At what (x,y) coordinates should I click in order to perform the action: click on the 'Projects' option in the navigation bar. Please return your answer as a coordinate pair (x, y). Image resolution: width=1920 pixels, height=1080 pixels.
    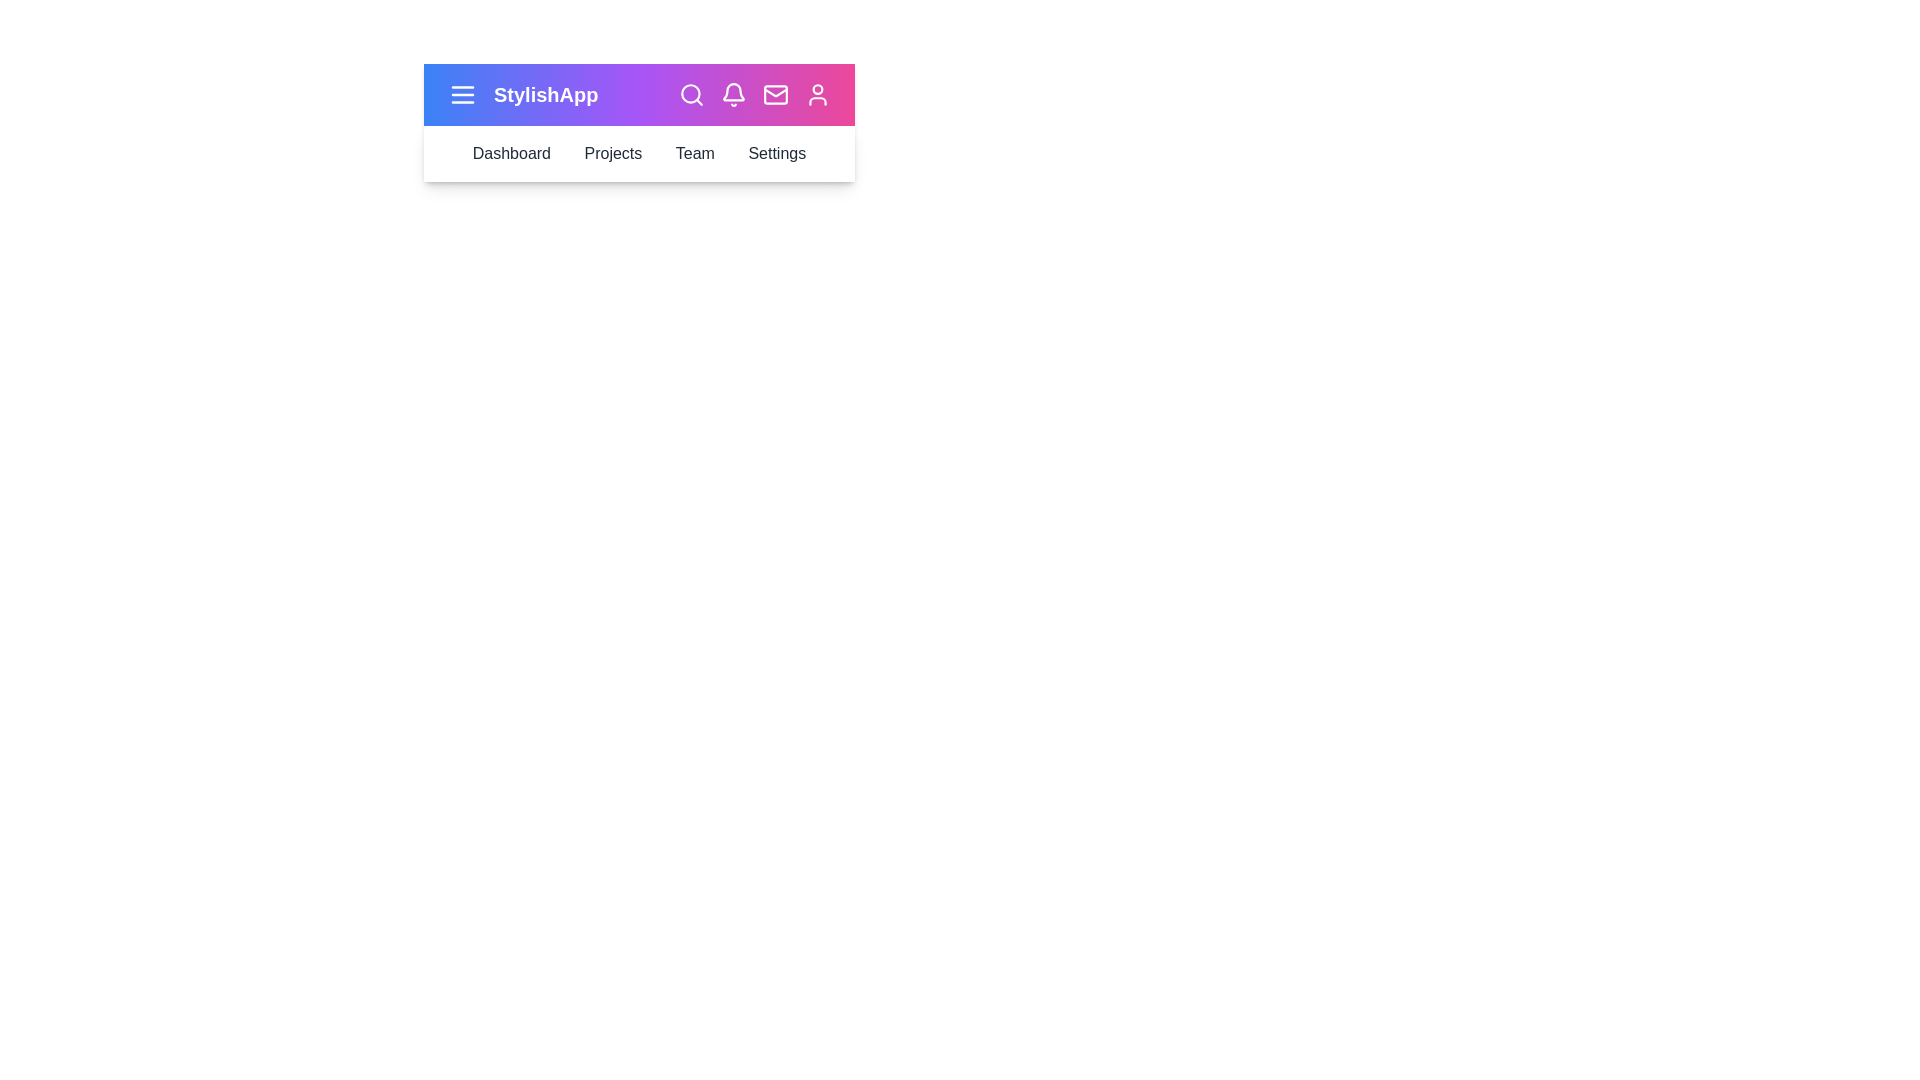
    Looking at the image, I should click on (612, 153).